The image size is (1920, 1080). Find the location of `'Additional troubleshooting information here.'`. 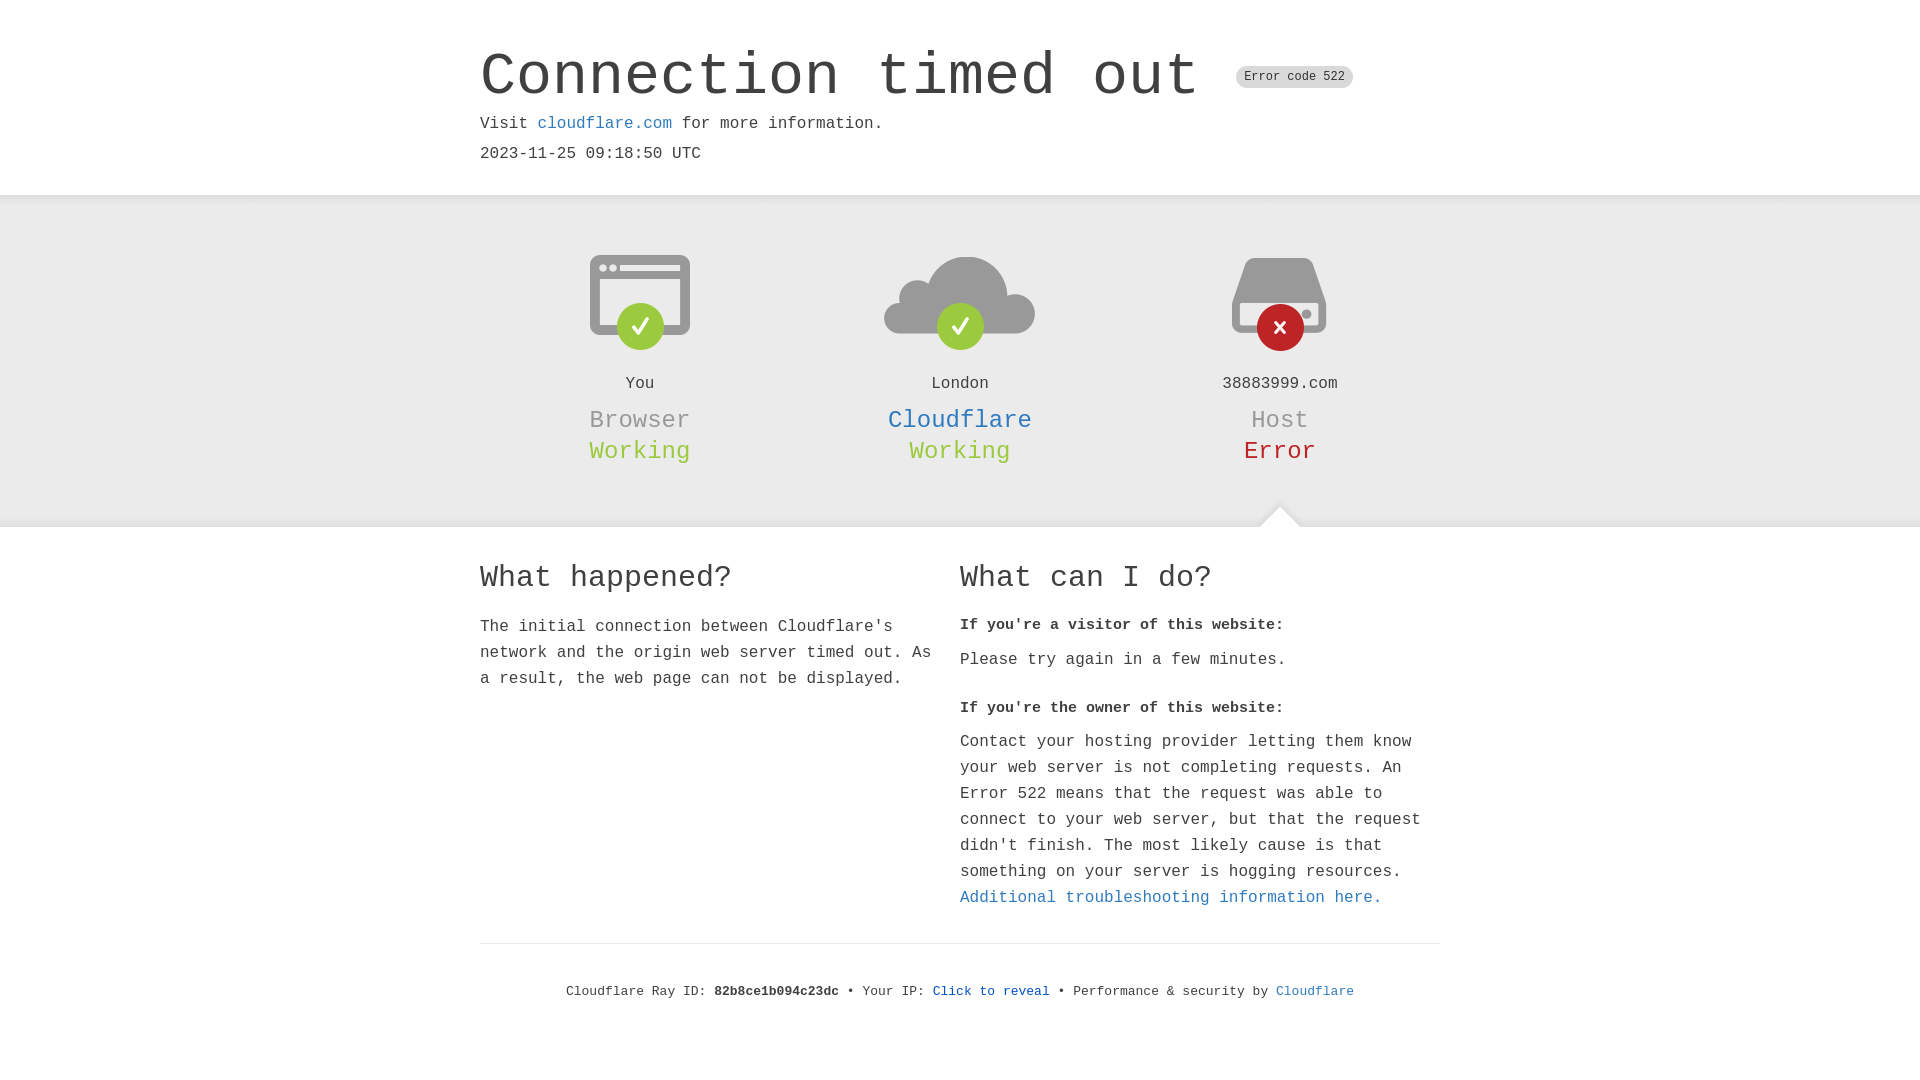

'Additional troubleshooting information here.' is located at coordinates (1171, 897).